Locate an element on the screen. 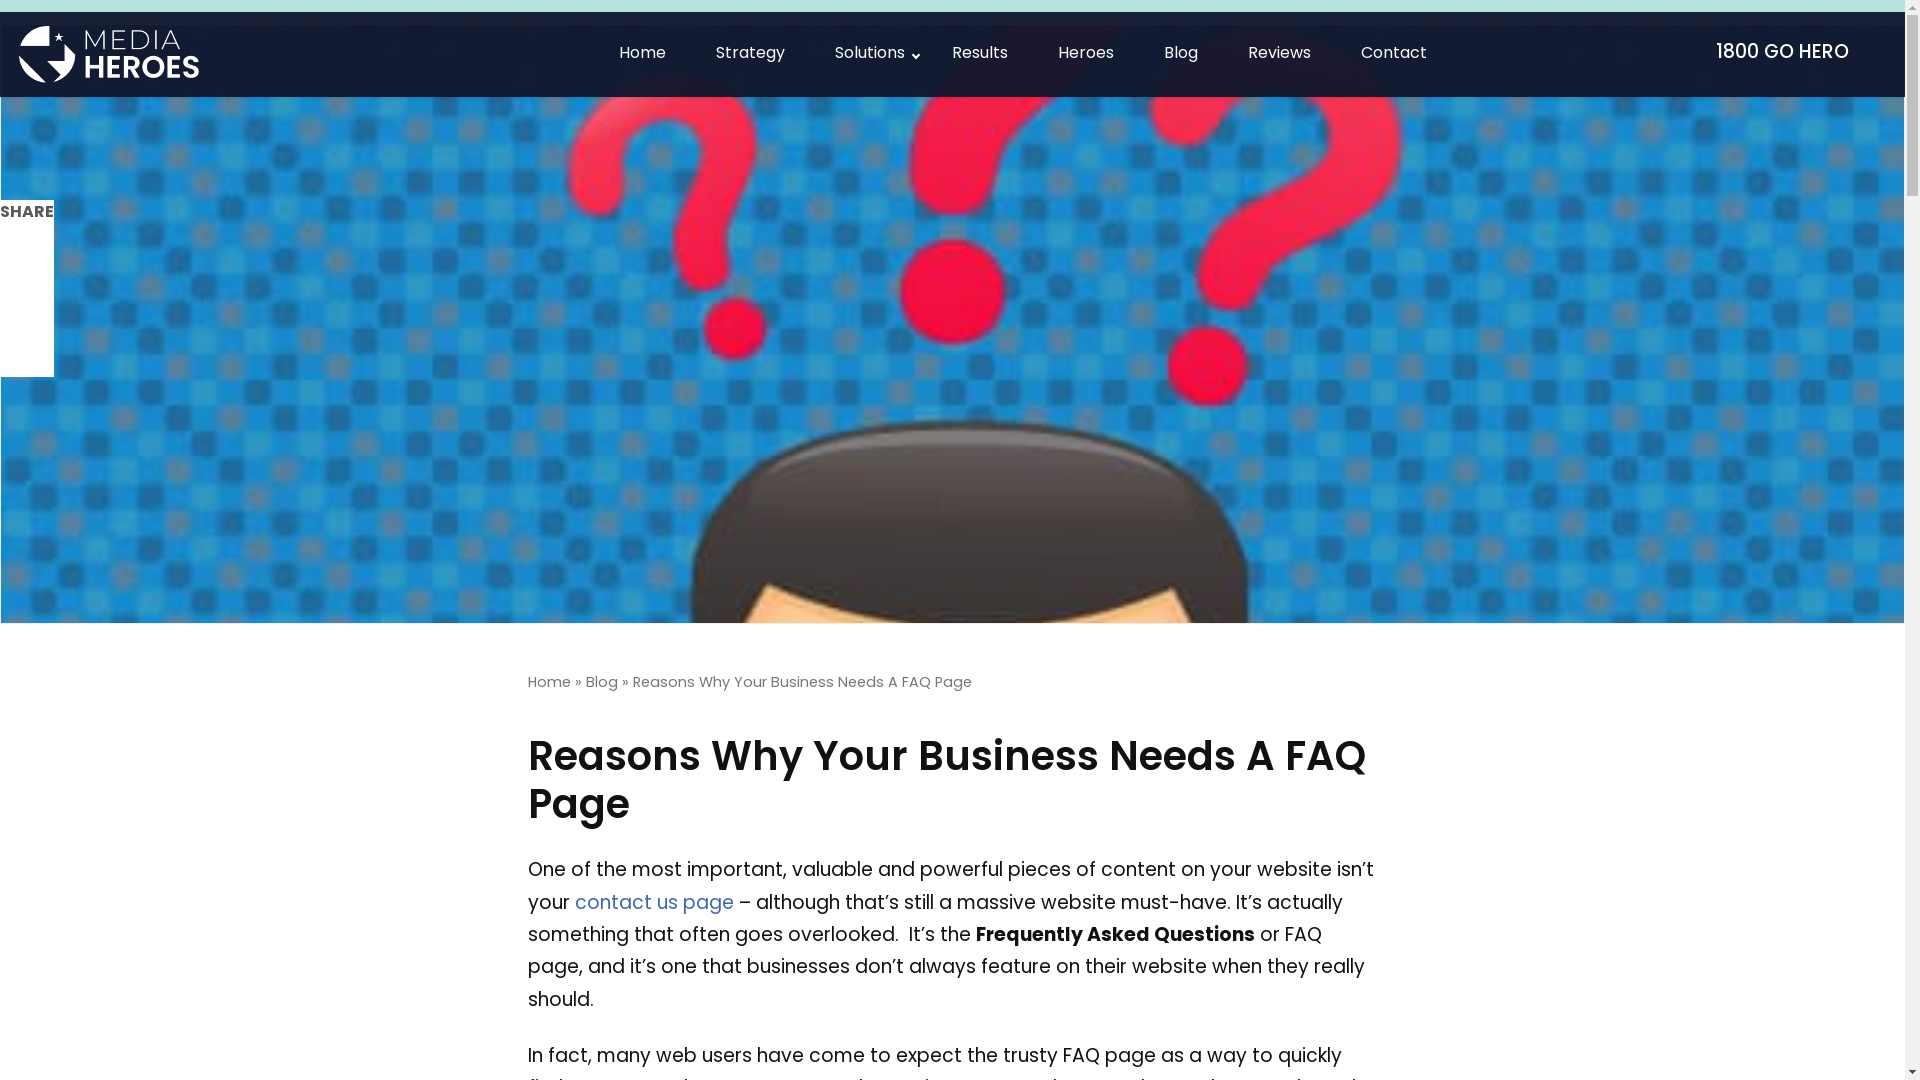  'Contact' is located at coordinates (1335, 53).